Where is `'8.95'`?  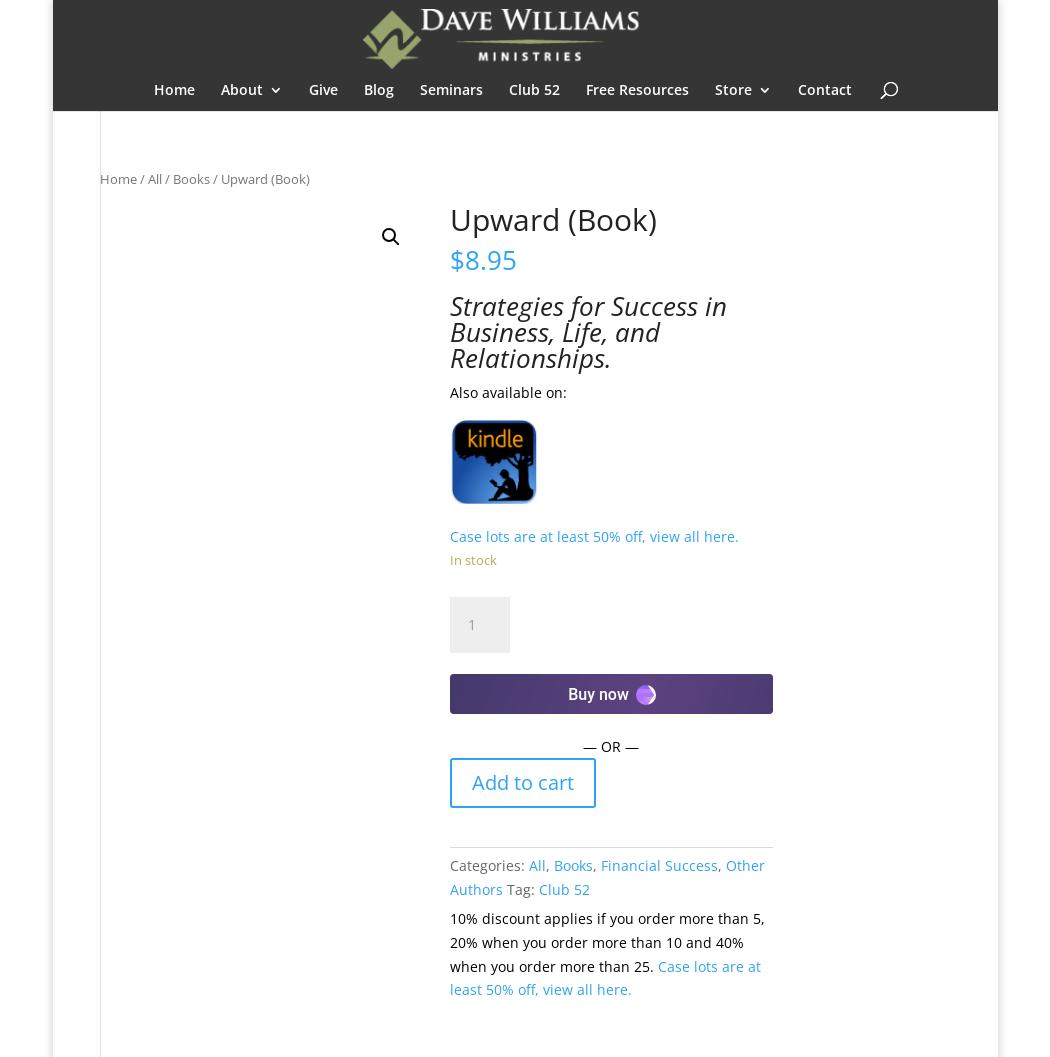
'8.95' is located at coordinates (489, 257).